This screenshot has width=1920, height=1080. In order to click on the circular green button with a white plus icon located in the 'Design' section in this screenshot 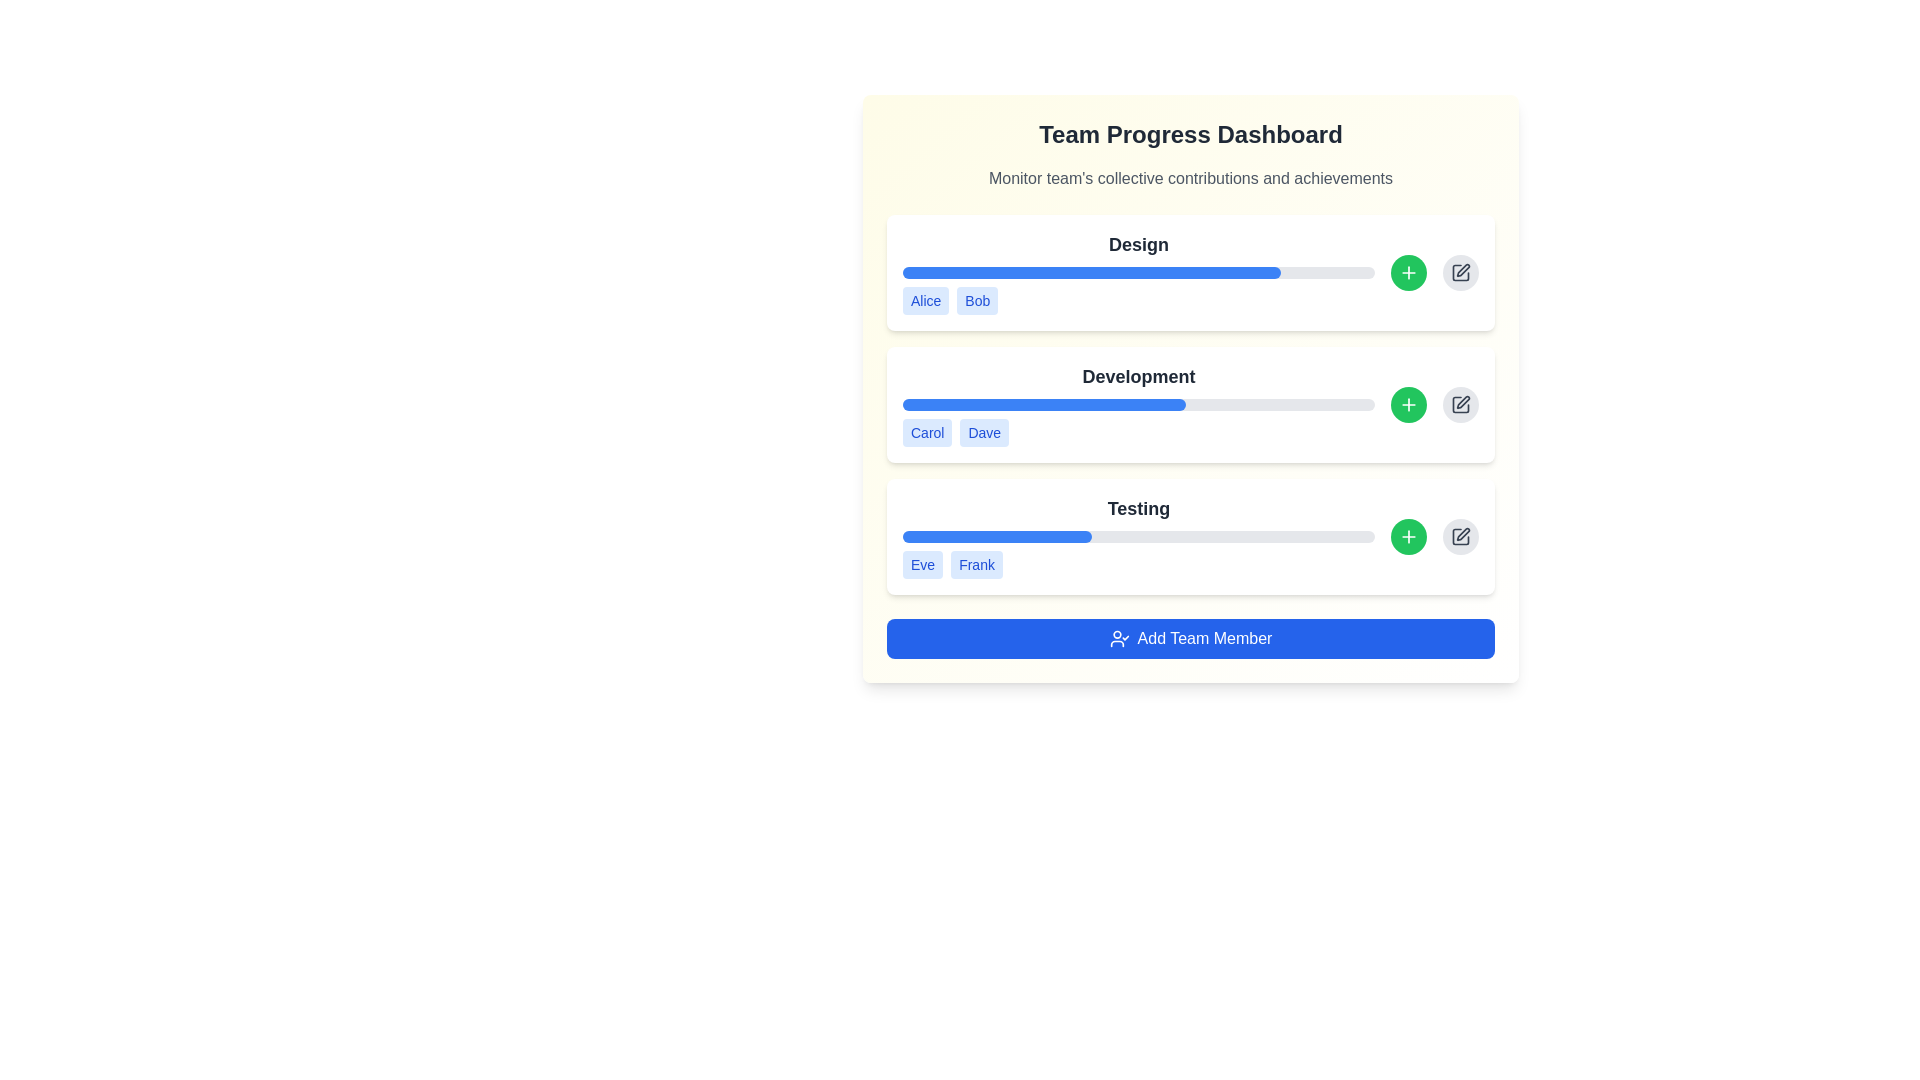, I will do `click(1408, 273)`.